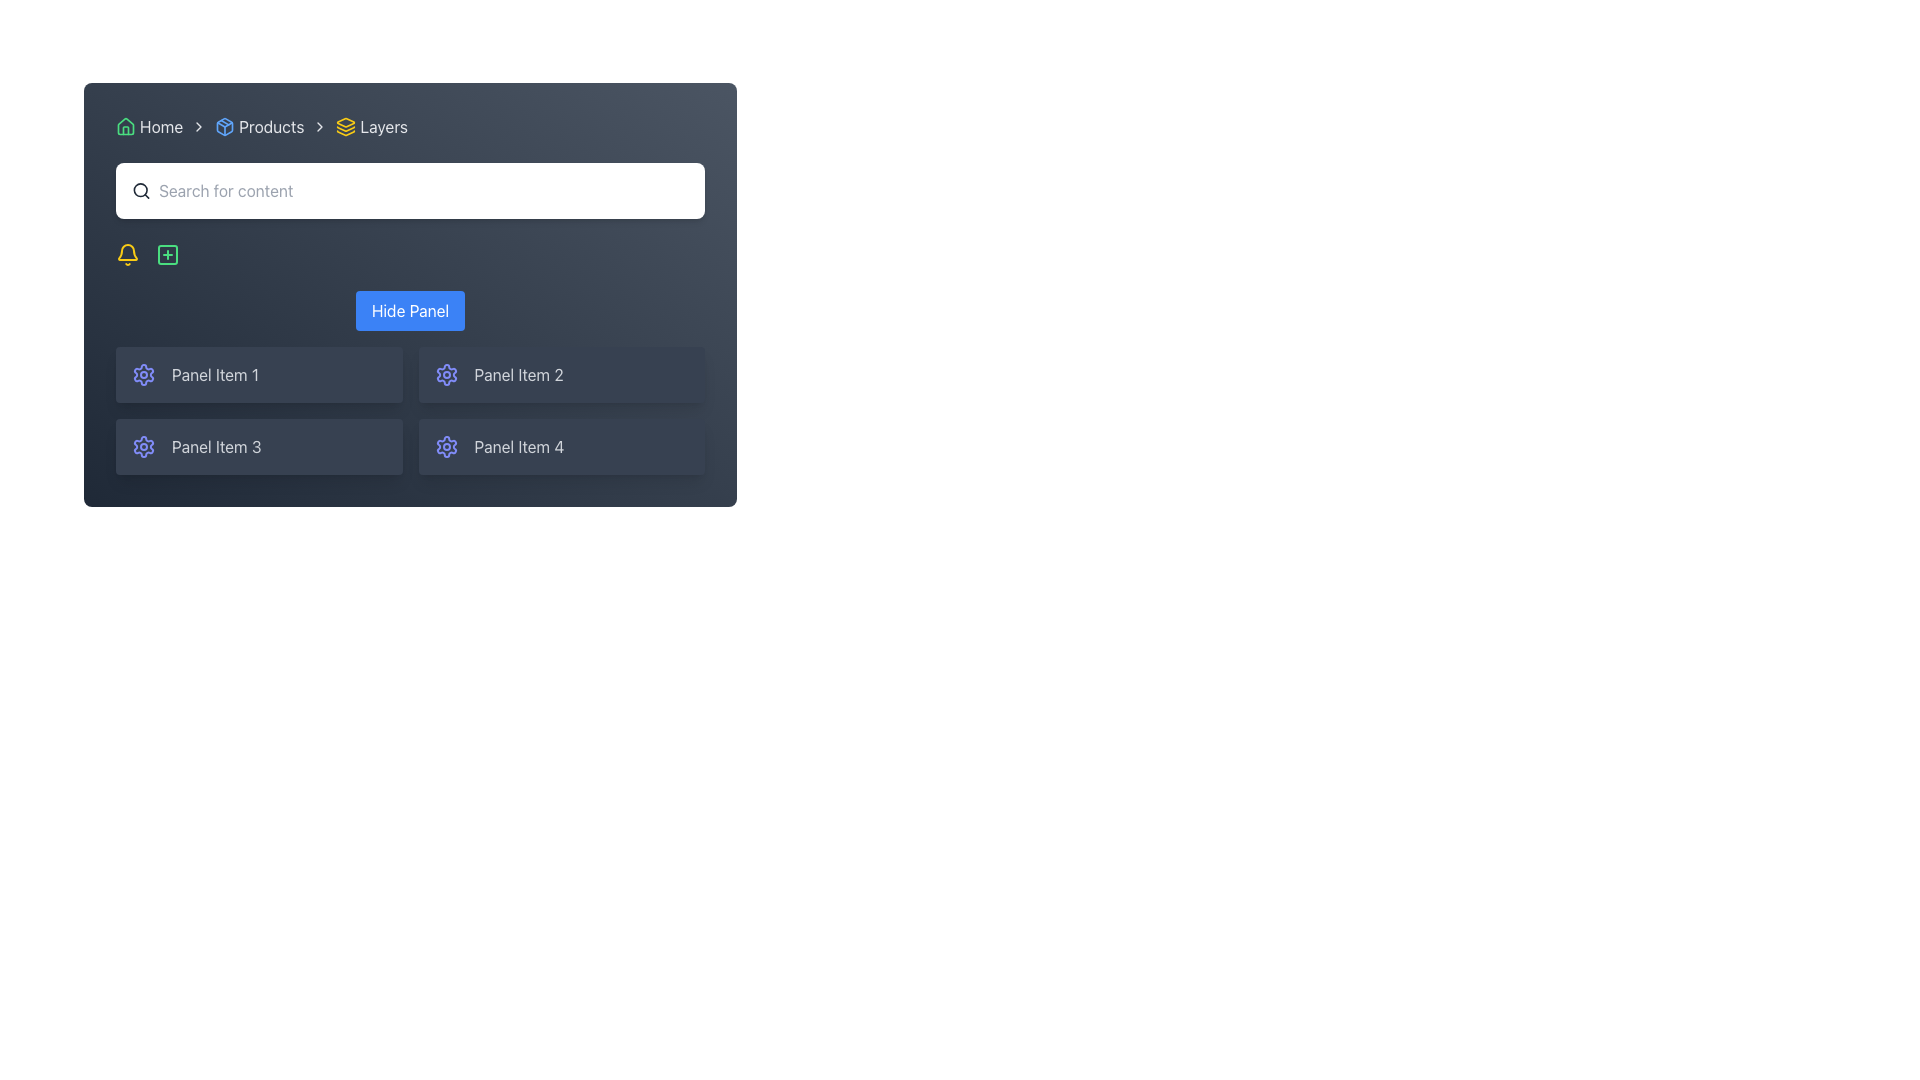 The width and height of the screenshot is (1920, 1080). What do you see at coordinates (445, 374) in the screenshot?
I see `the cog-shaped icon located in 'Panel Item 2'` at bounding box center [445, 374].